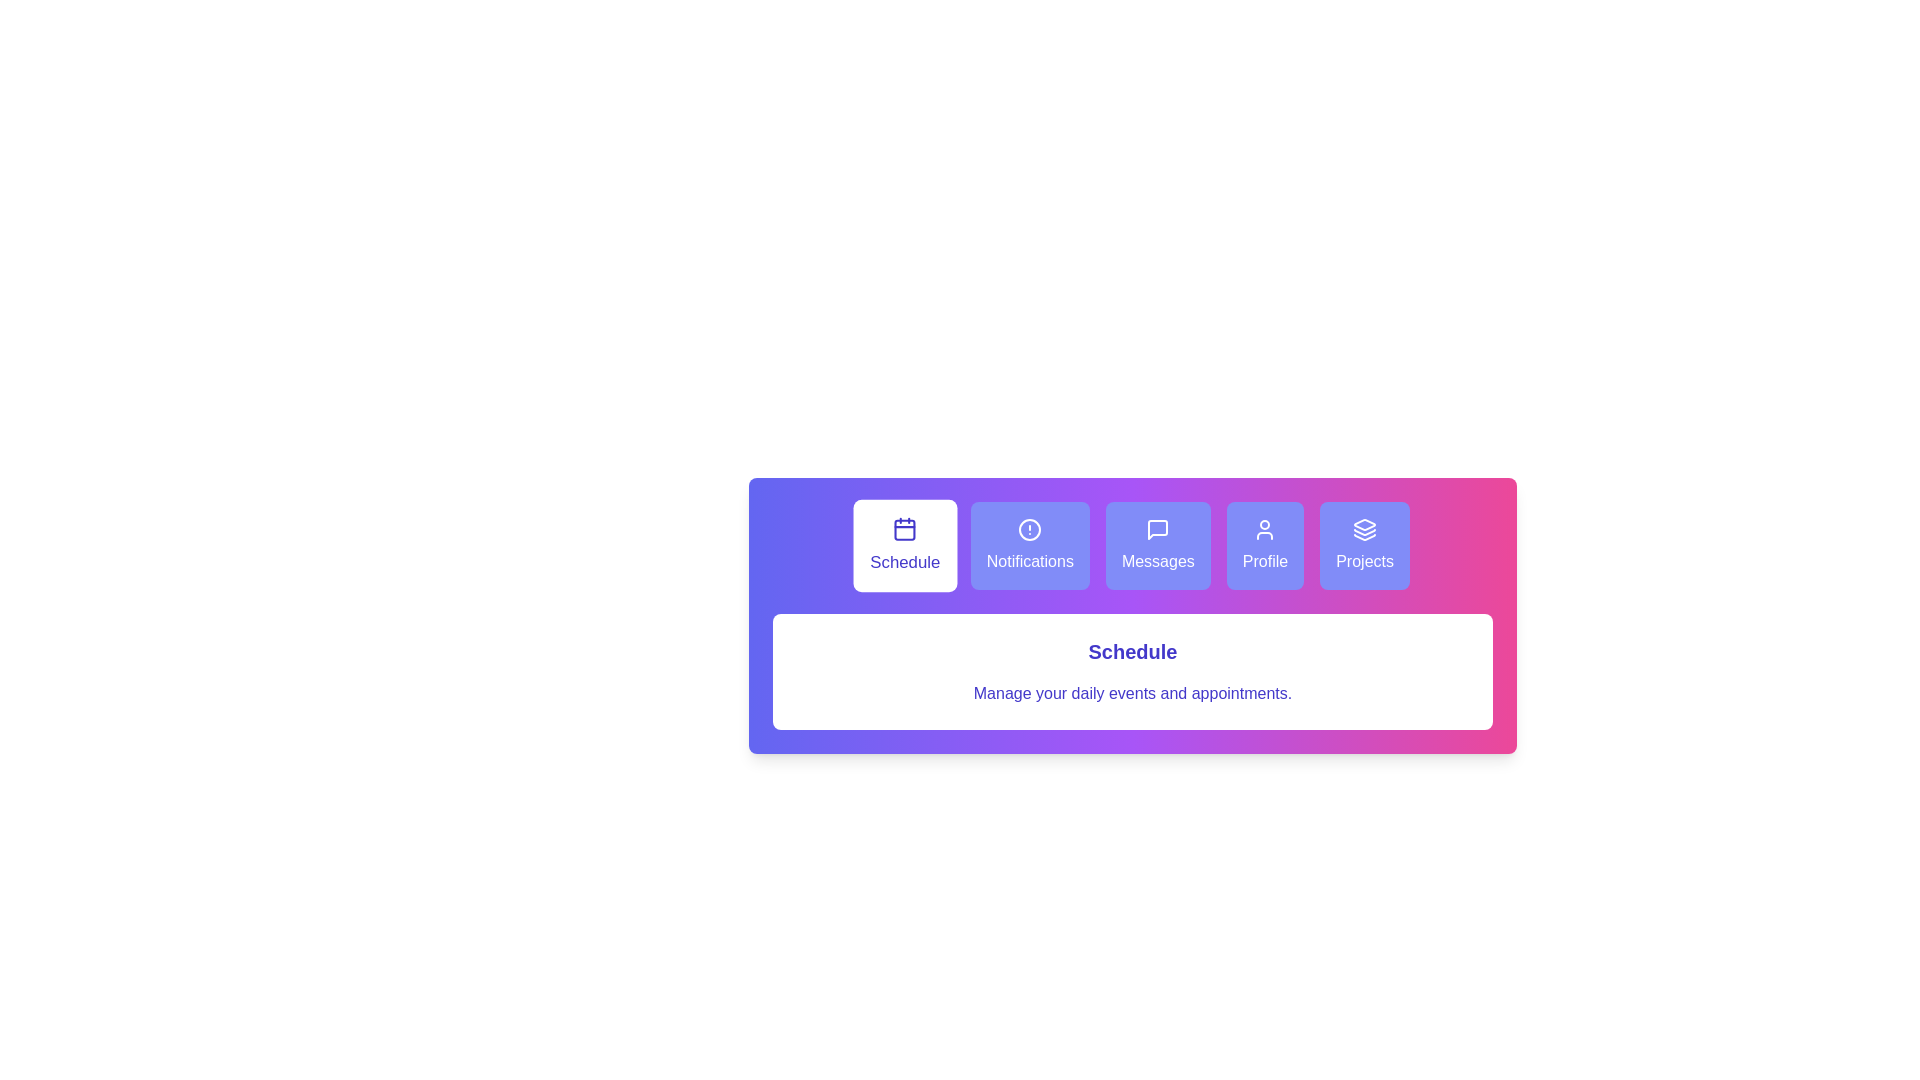  Describe the element at coordinates (1158, 546) in the screenshot. I see `the tab labeled 'Messages' to see its hover effect` at that location.